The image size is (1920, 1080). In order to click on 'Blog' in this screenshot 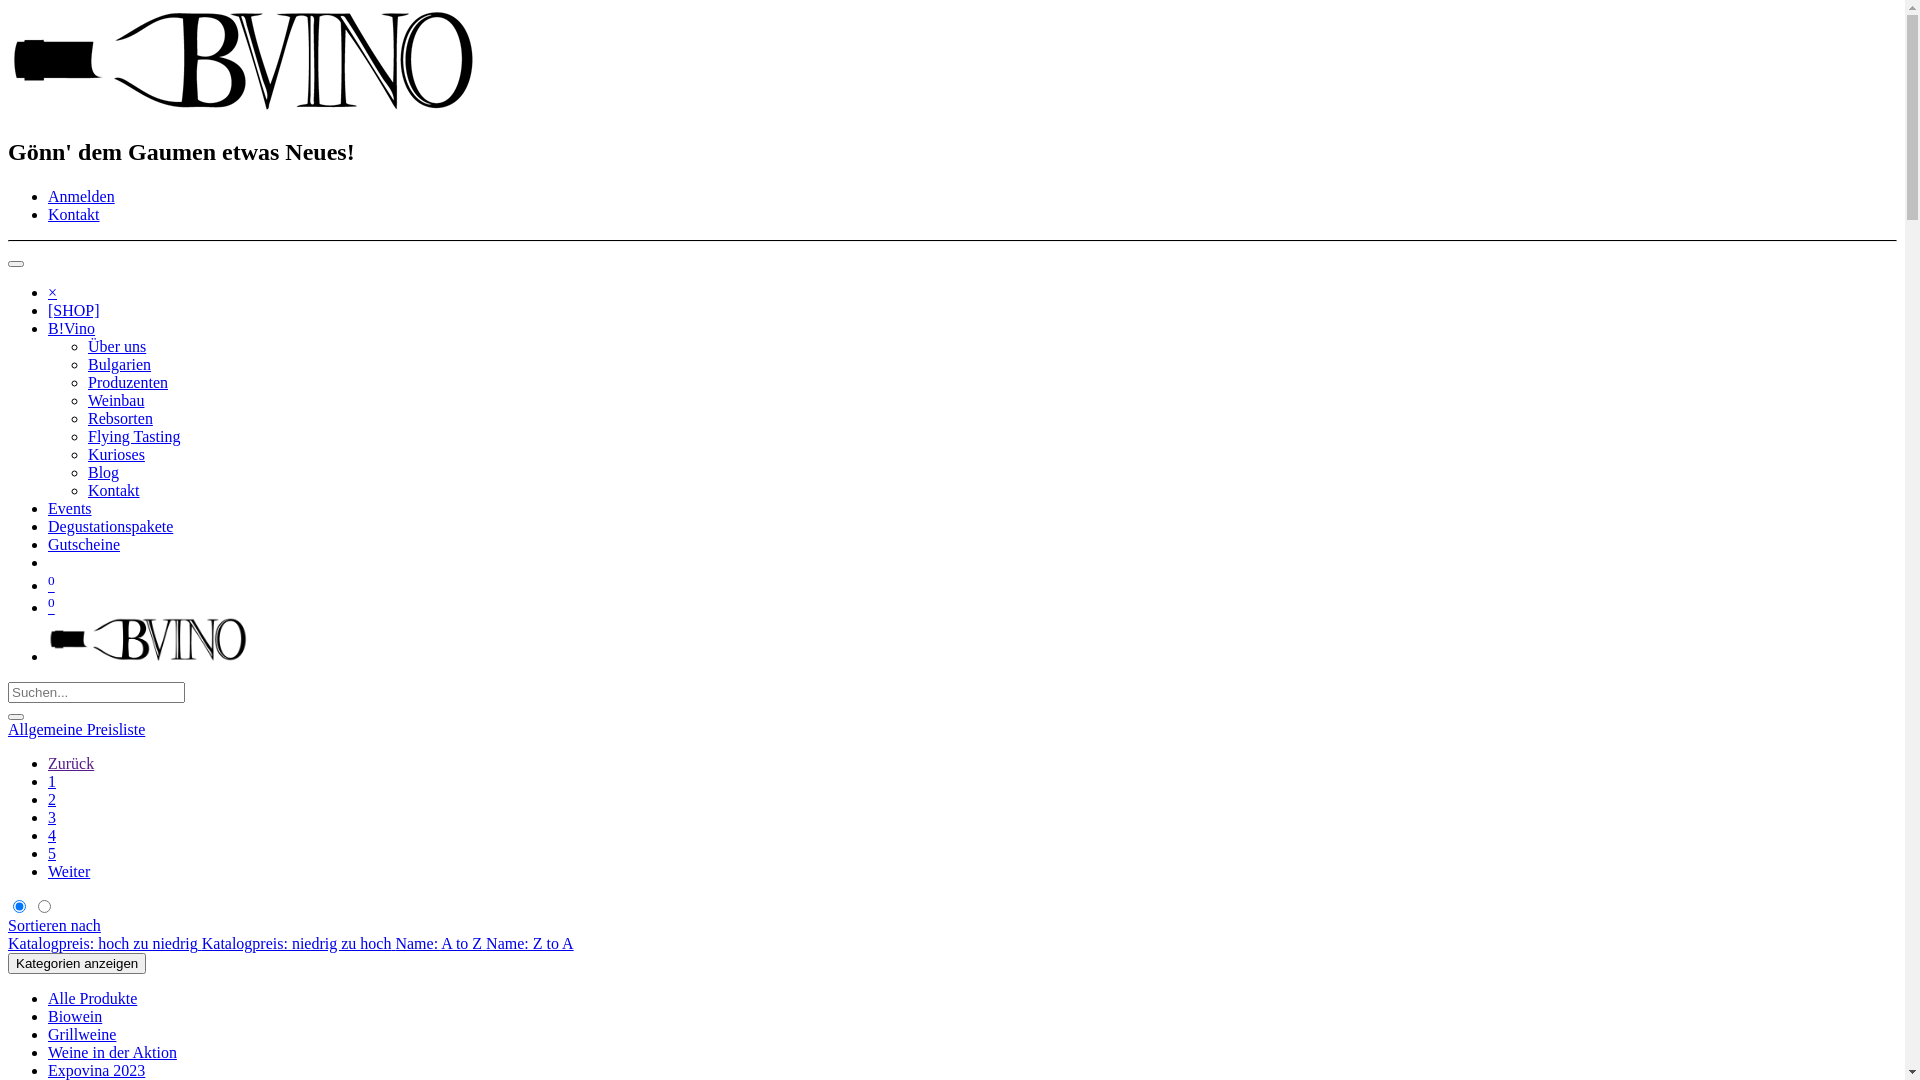, I will do `click(102, 472)`.